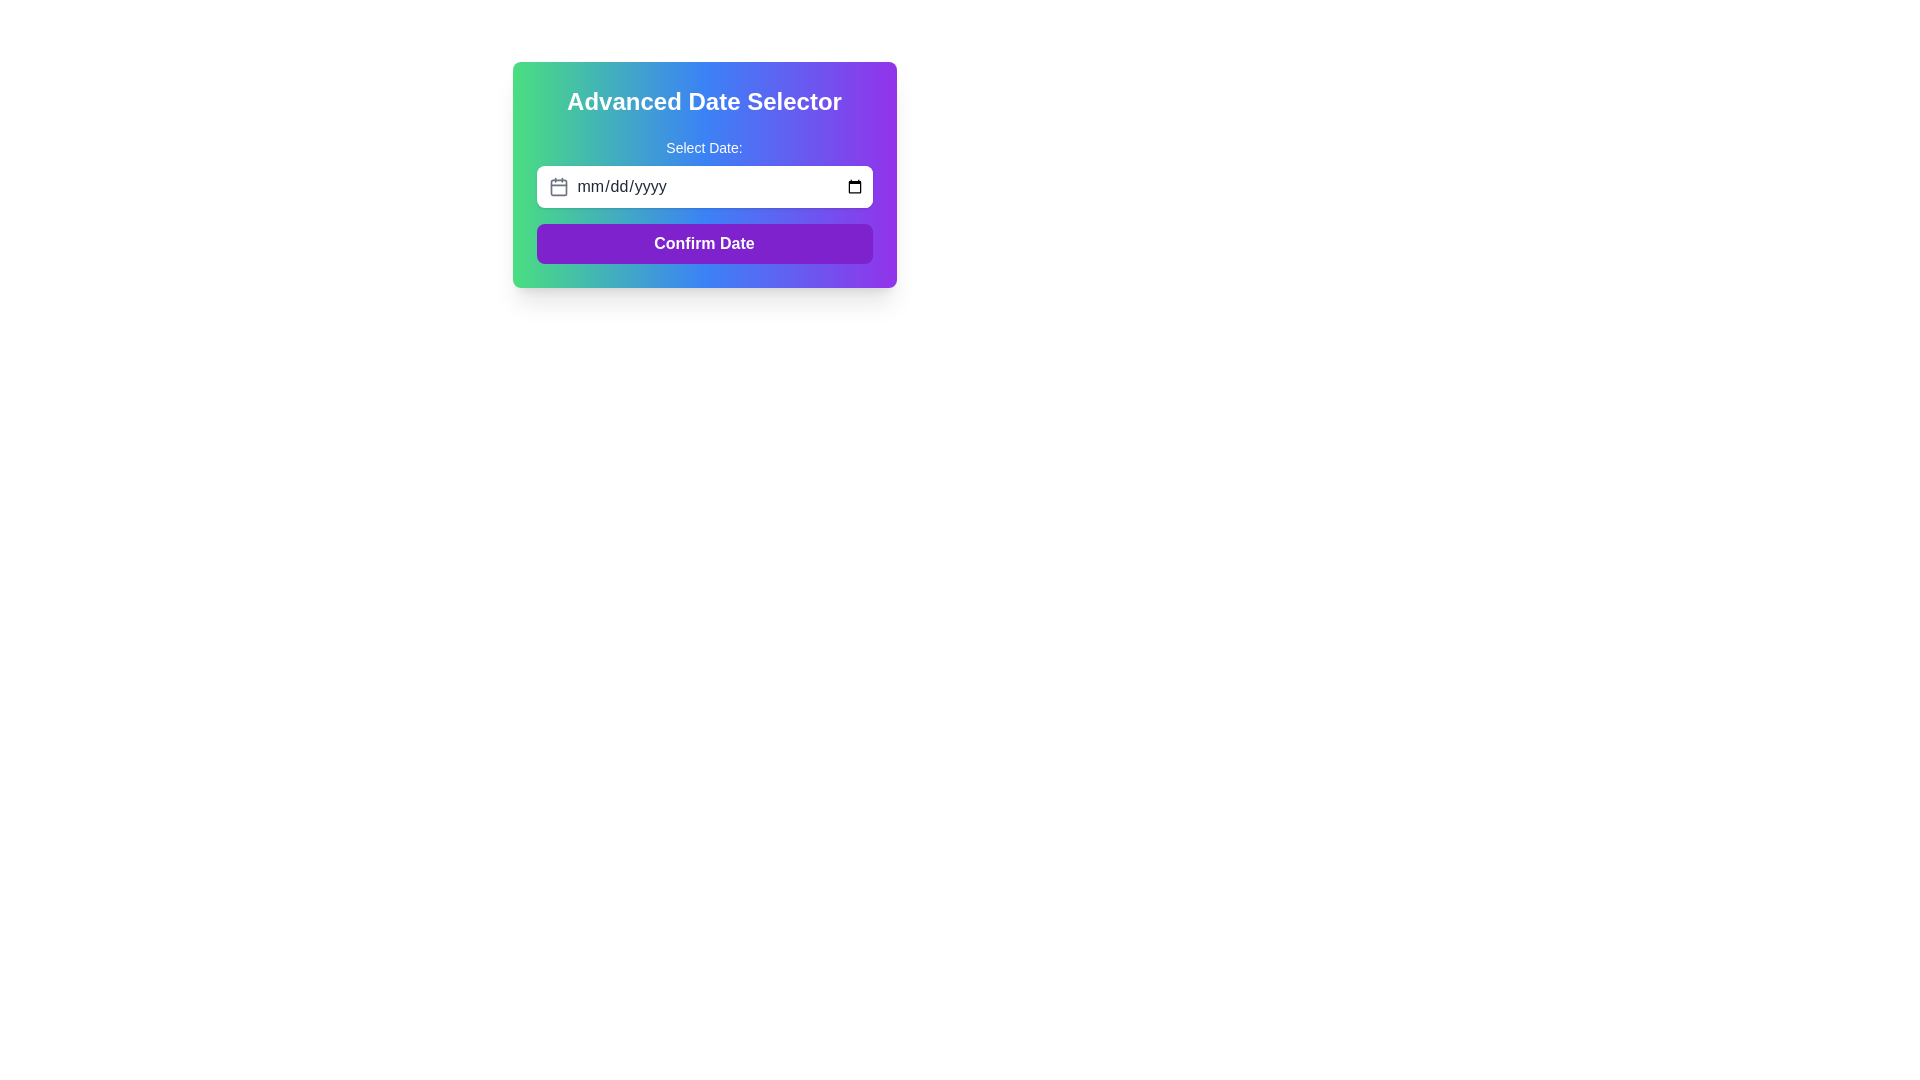 This screenshot has height=1080, width=1920. What do you see at coordinates (704, 146) in the screenshot?
I see `the label that describes the date input field, which is located at the top of a rectangular card component above the input field and calendar icon` at bounding box center [704, 146].